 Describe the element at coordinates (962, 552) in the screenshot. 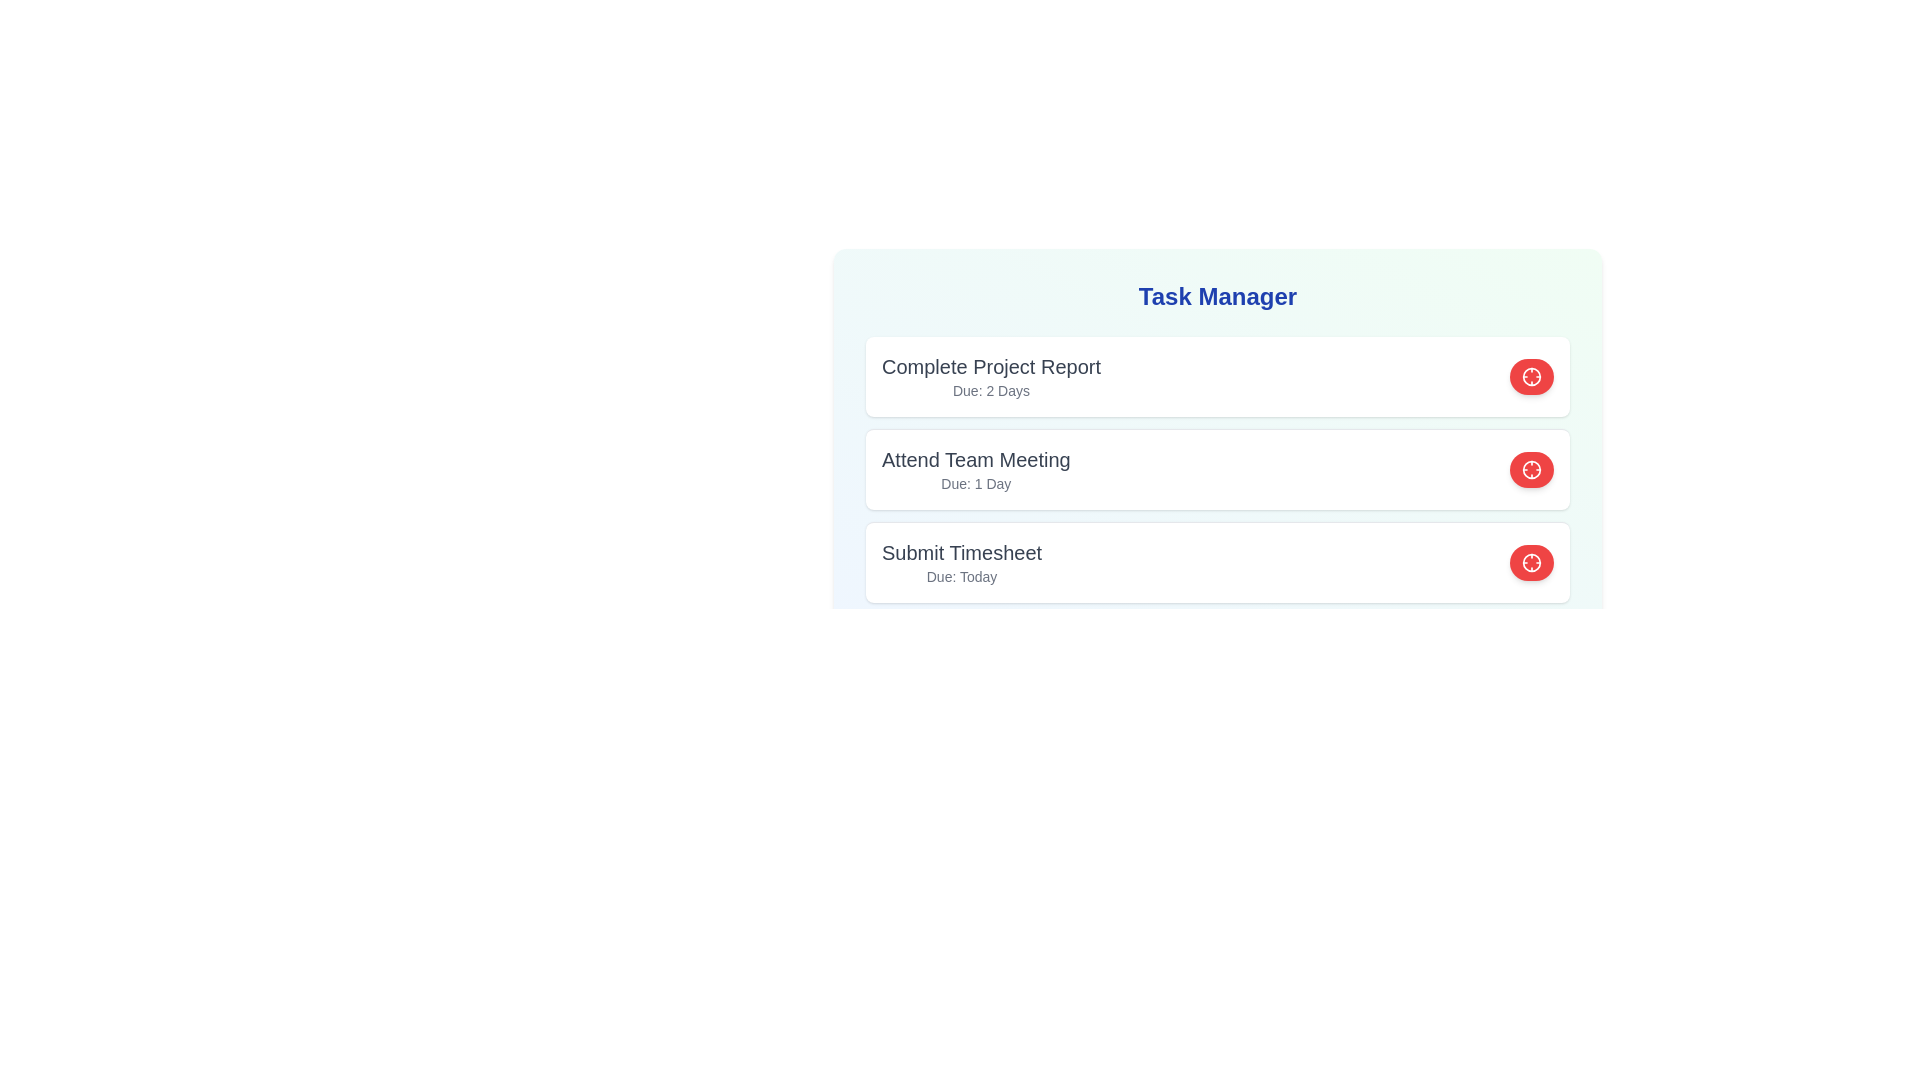

I see `the 'Submit Timesheet' text label, which serves as a title for the corresponding task located in the third task box, positioned above the 'Due: Today' text` at that location.